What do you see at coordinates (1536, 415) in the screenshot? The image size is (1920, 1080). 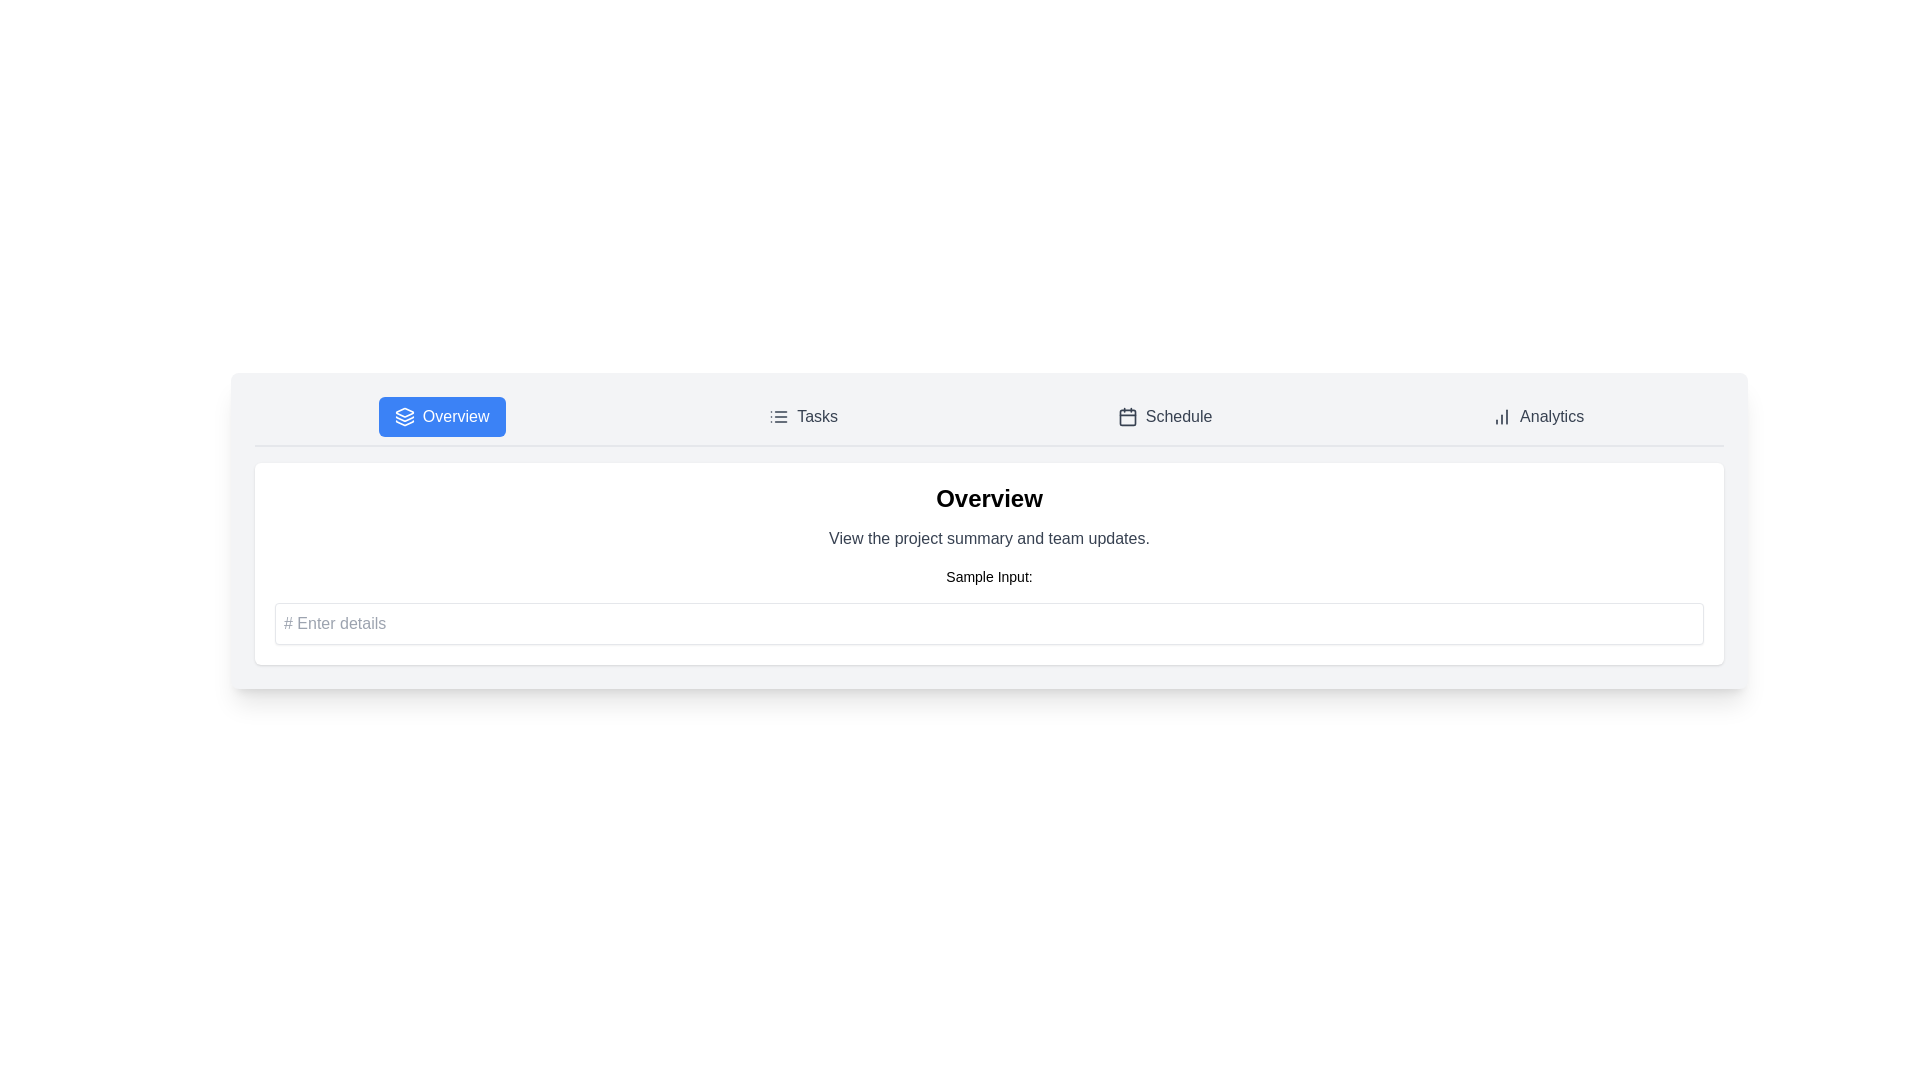 I see `the tab labeled Analytics` at bounding box center [1536, 415].